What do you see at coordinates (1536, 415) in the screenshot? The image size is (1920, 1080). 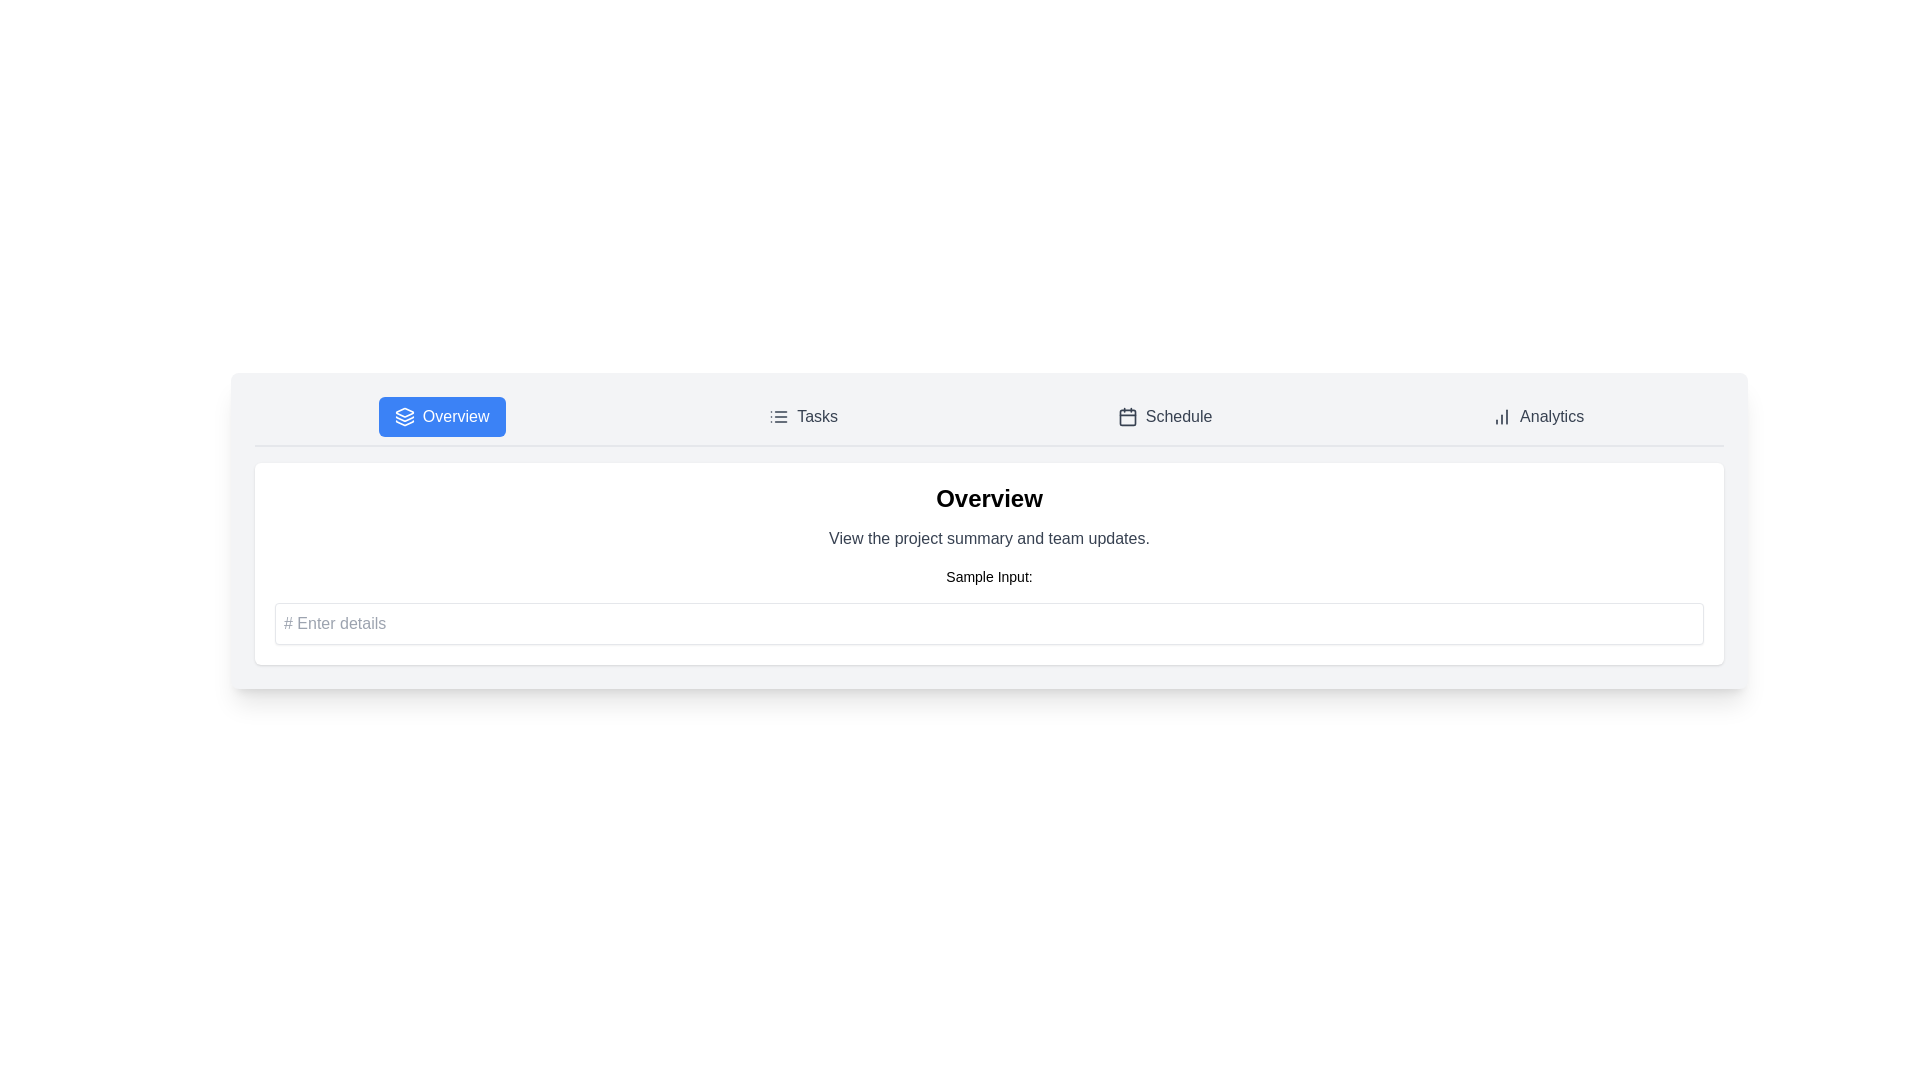 I see `the tab labeled Analytics` at bounding box center [1536, 415].